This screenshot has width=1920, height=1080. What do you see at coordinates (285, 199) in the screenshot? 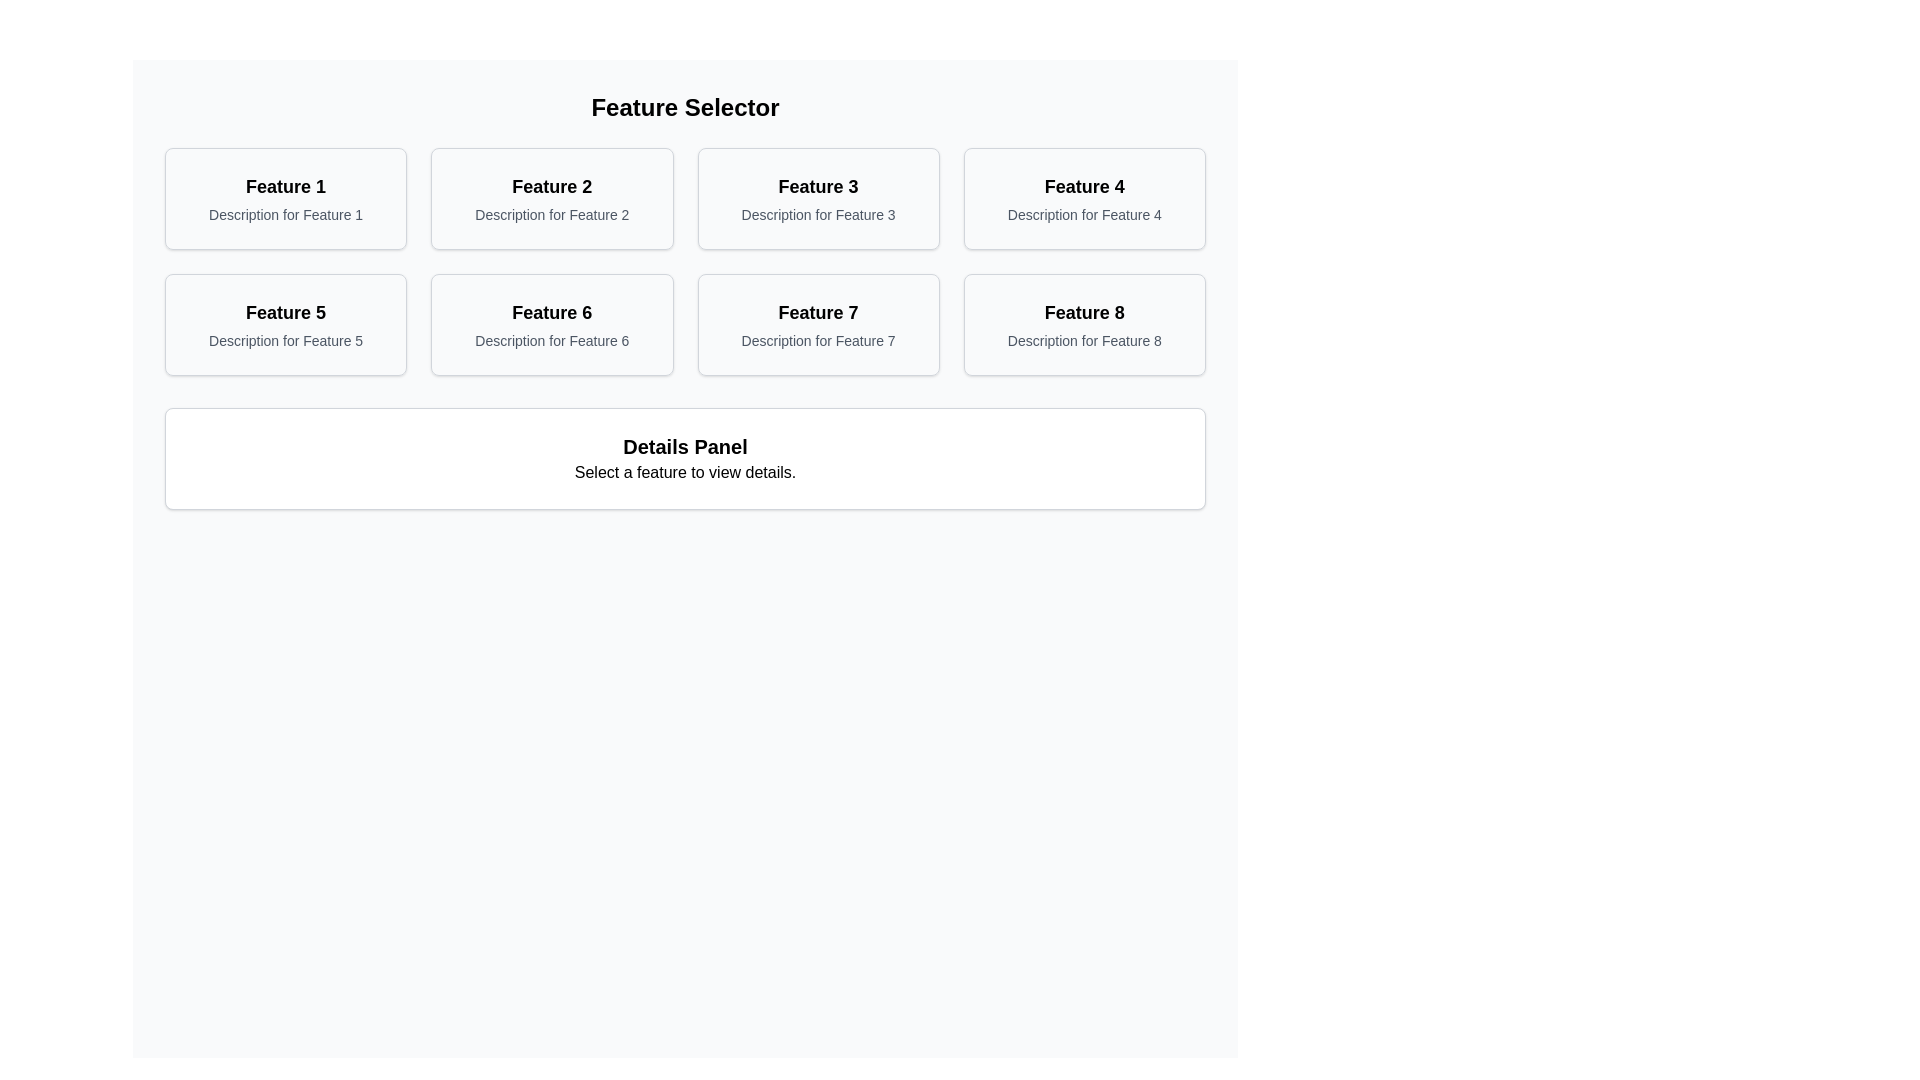
I see `the Button-like card representing 'Feature 1', which is located in the top-left corner of the grid layout and is the first card of its row and column` at bounding box center [285, 199].